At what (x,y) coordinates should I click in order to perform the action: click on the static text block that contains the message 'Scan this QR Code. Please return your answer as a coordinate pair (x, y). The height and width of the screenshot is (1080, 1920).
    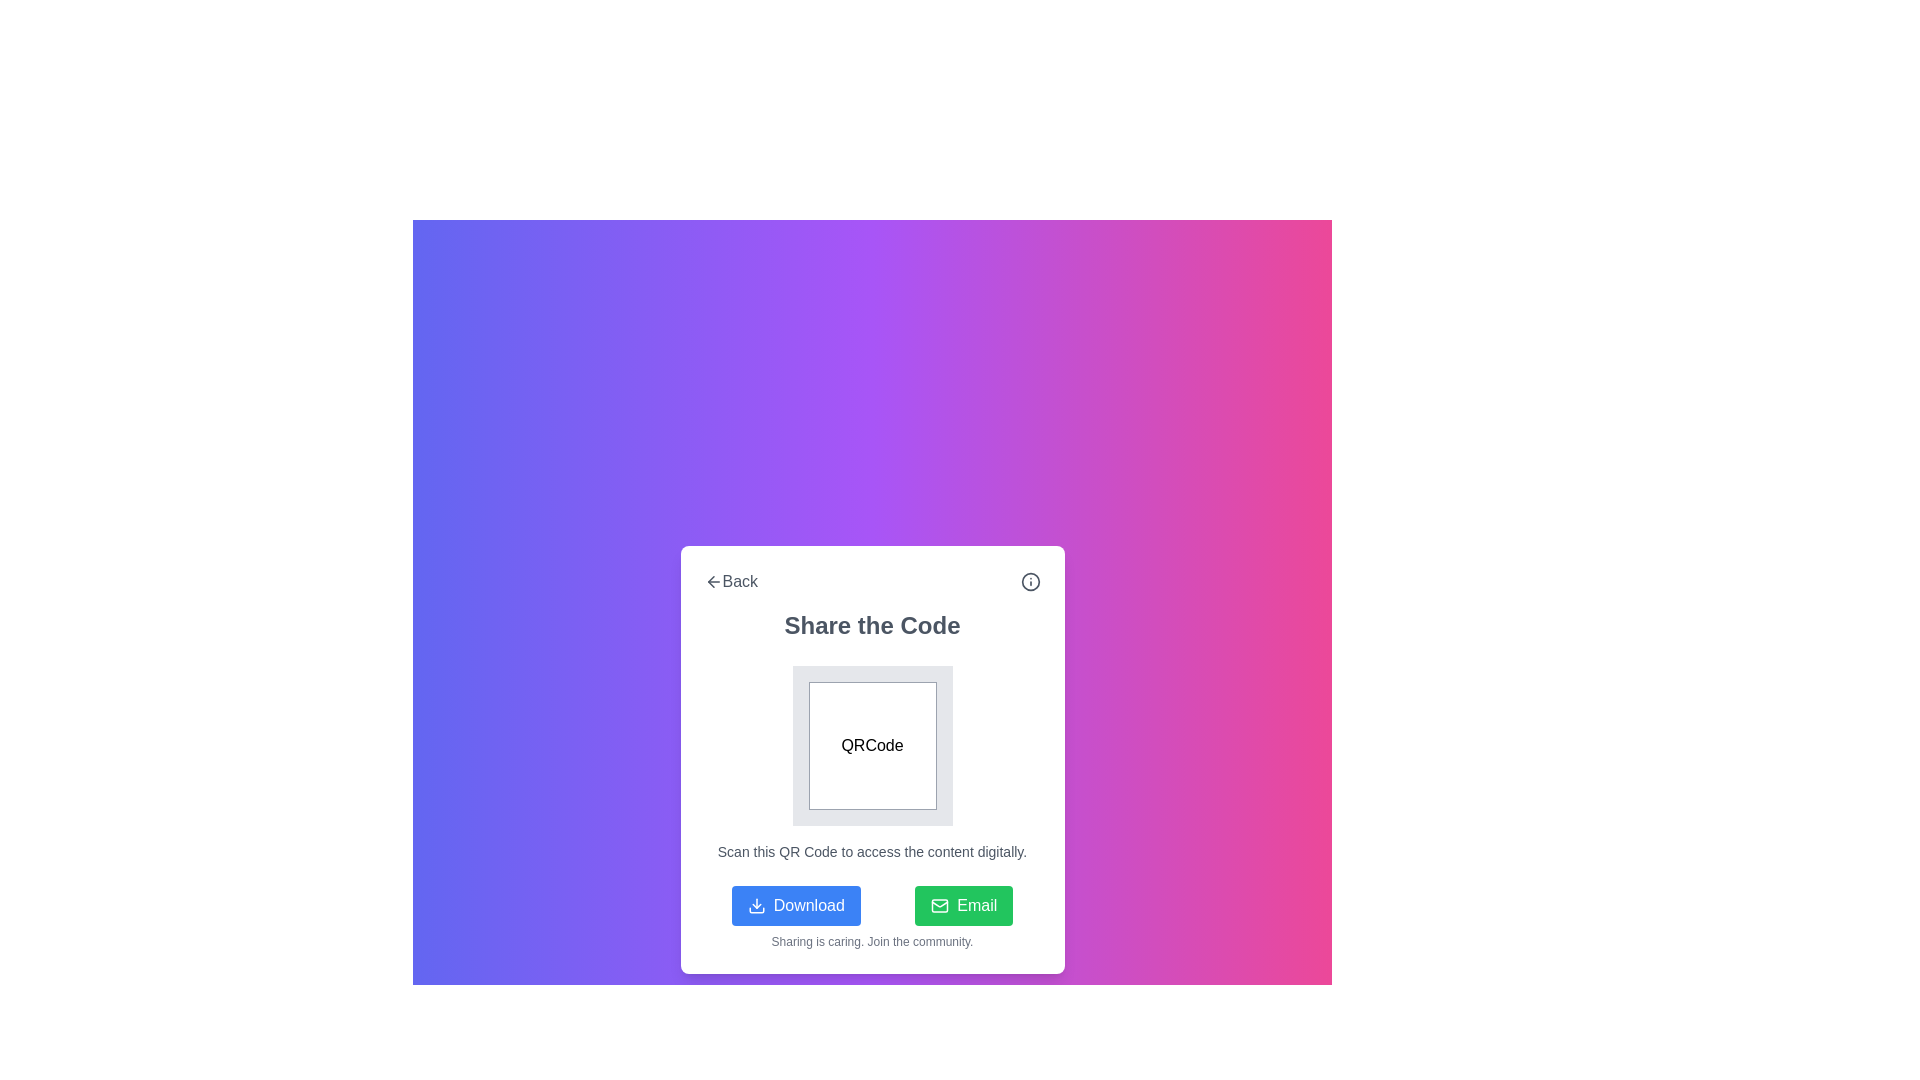
    Looking at the image, I should click on (872, 852).